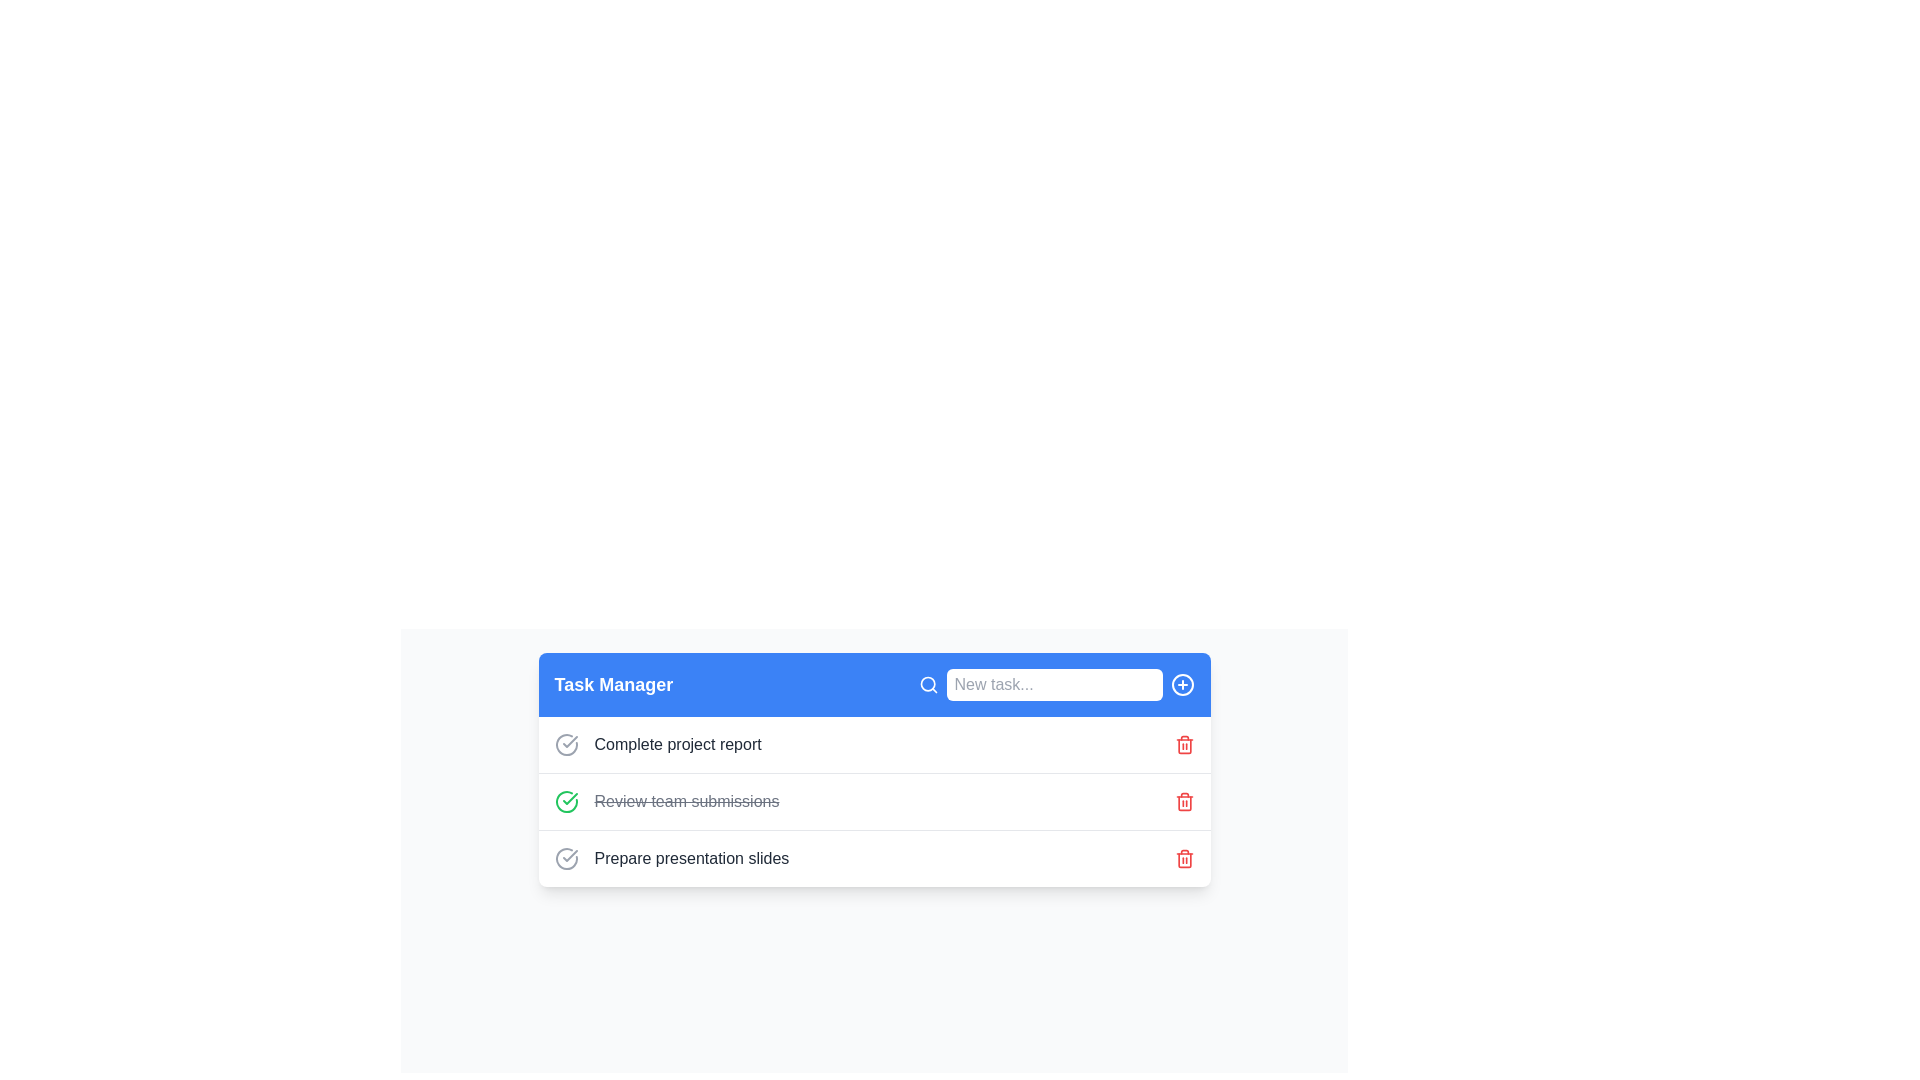  What do you see at coordinates (565, 858) in the screenshot?
I see `the Checkbox-like icon with a checkmark inside, located at the leftmost side of the task entry labeled 'Prepare presentation slides'` at bounding box center [565, 858].